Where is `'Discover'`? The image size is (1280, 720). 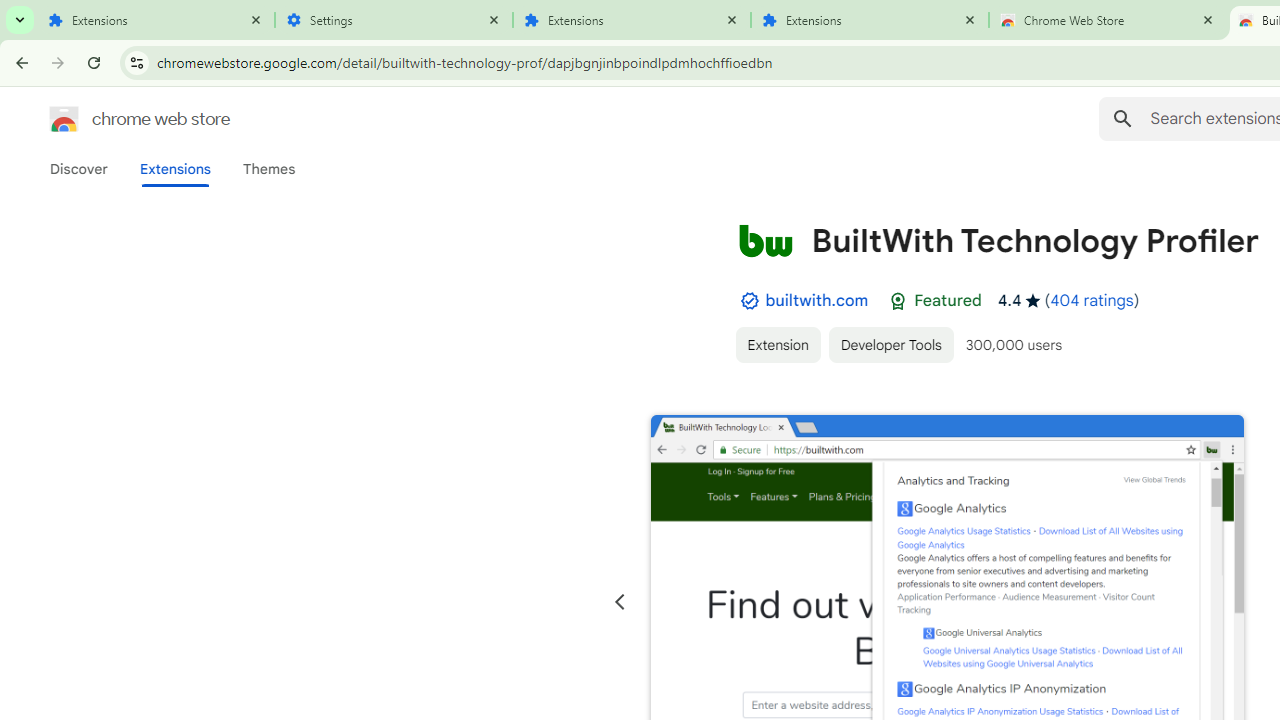 'Discover' is located at coordinates (79, 168).